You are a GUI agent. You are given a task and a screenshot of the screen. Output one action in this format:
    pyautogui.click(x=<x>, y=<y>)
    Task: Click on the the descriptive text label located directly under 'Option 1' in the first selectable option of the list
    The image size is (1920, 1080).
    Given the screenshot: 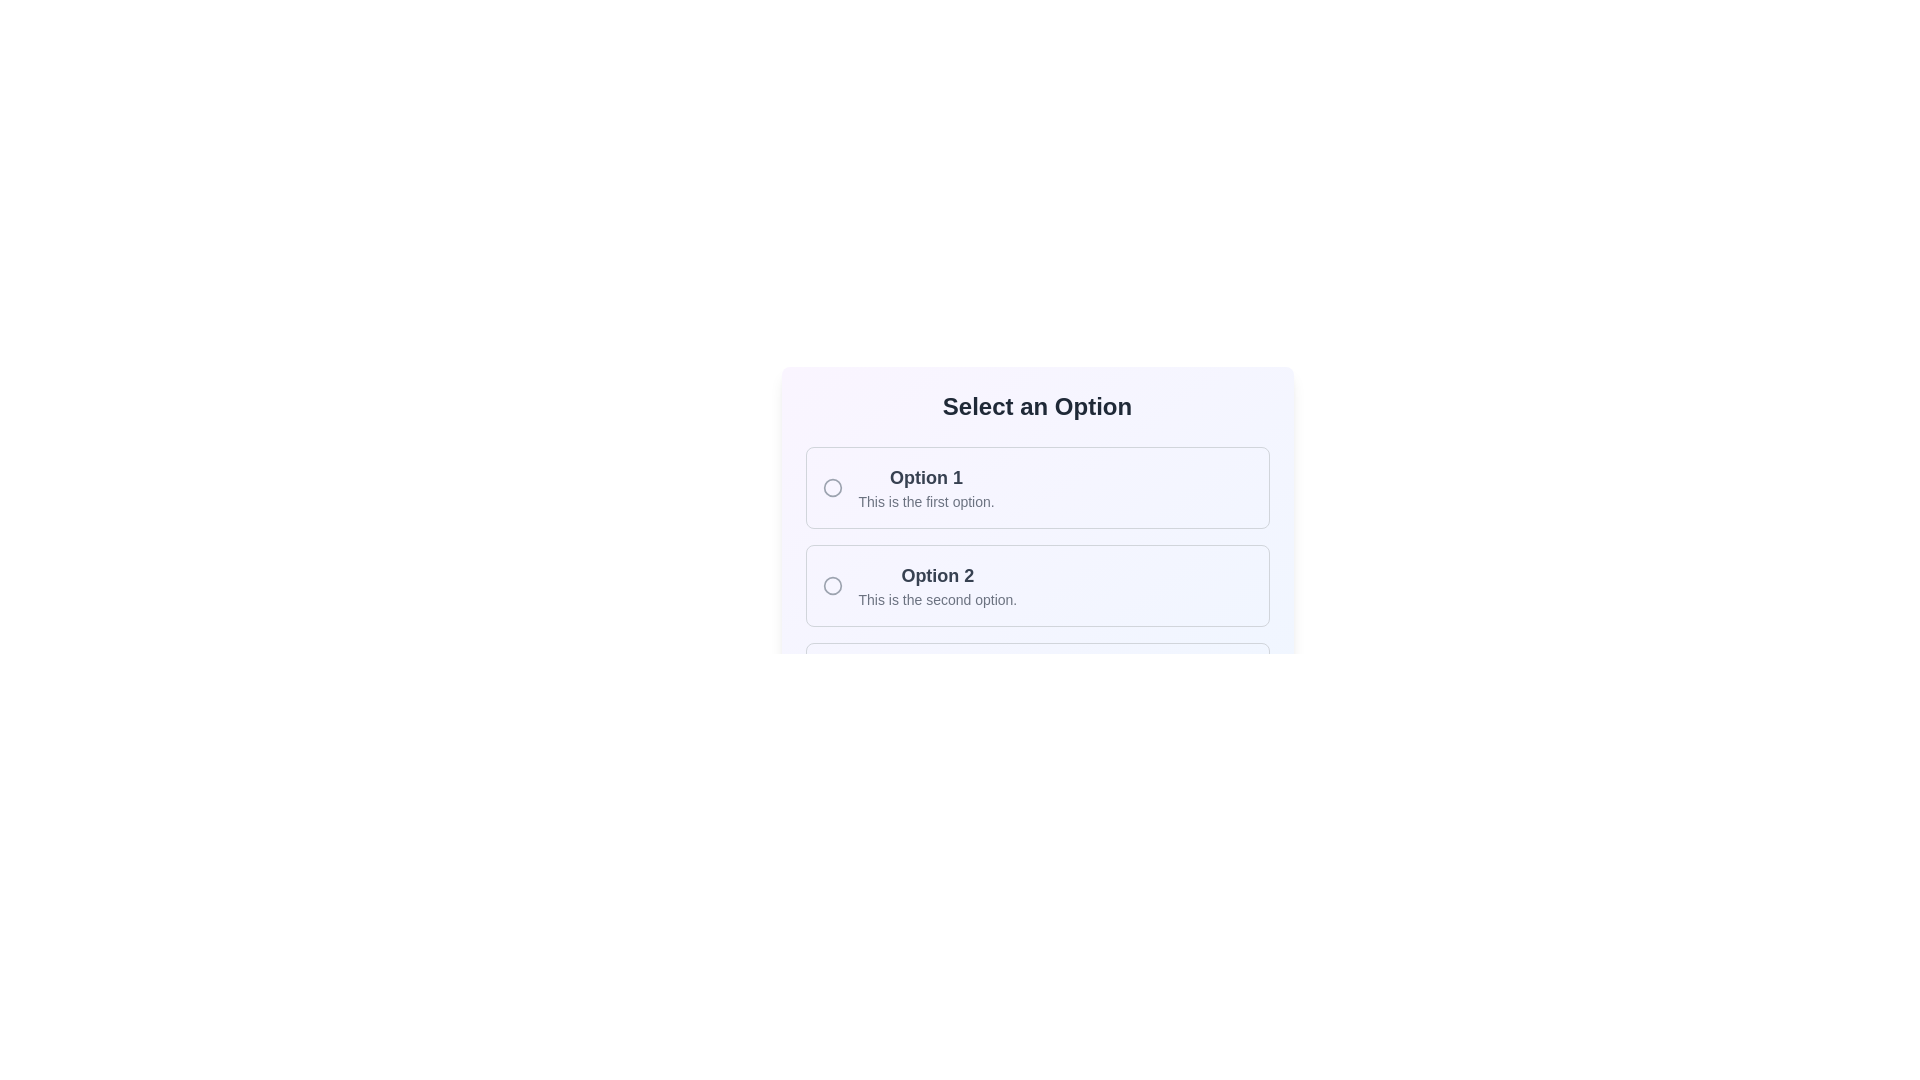 What is the action you would take?
    pyautogui.click(x=925, y=500)
    